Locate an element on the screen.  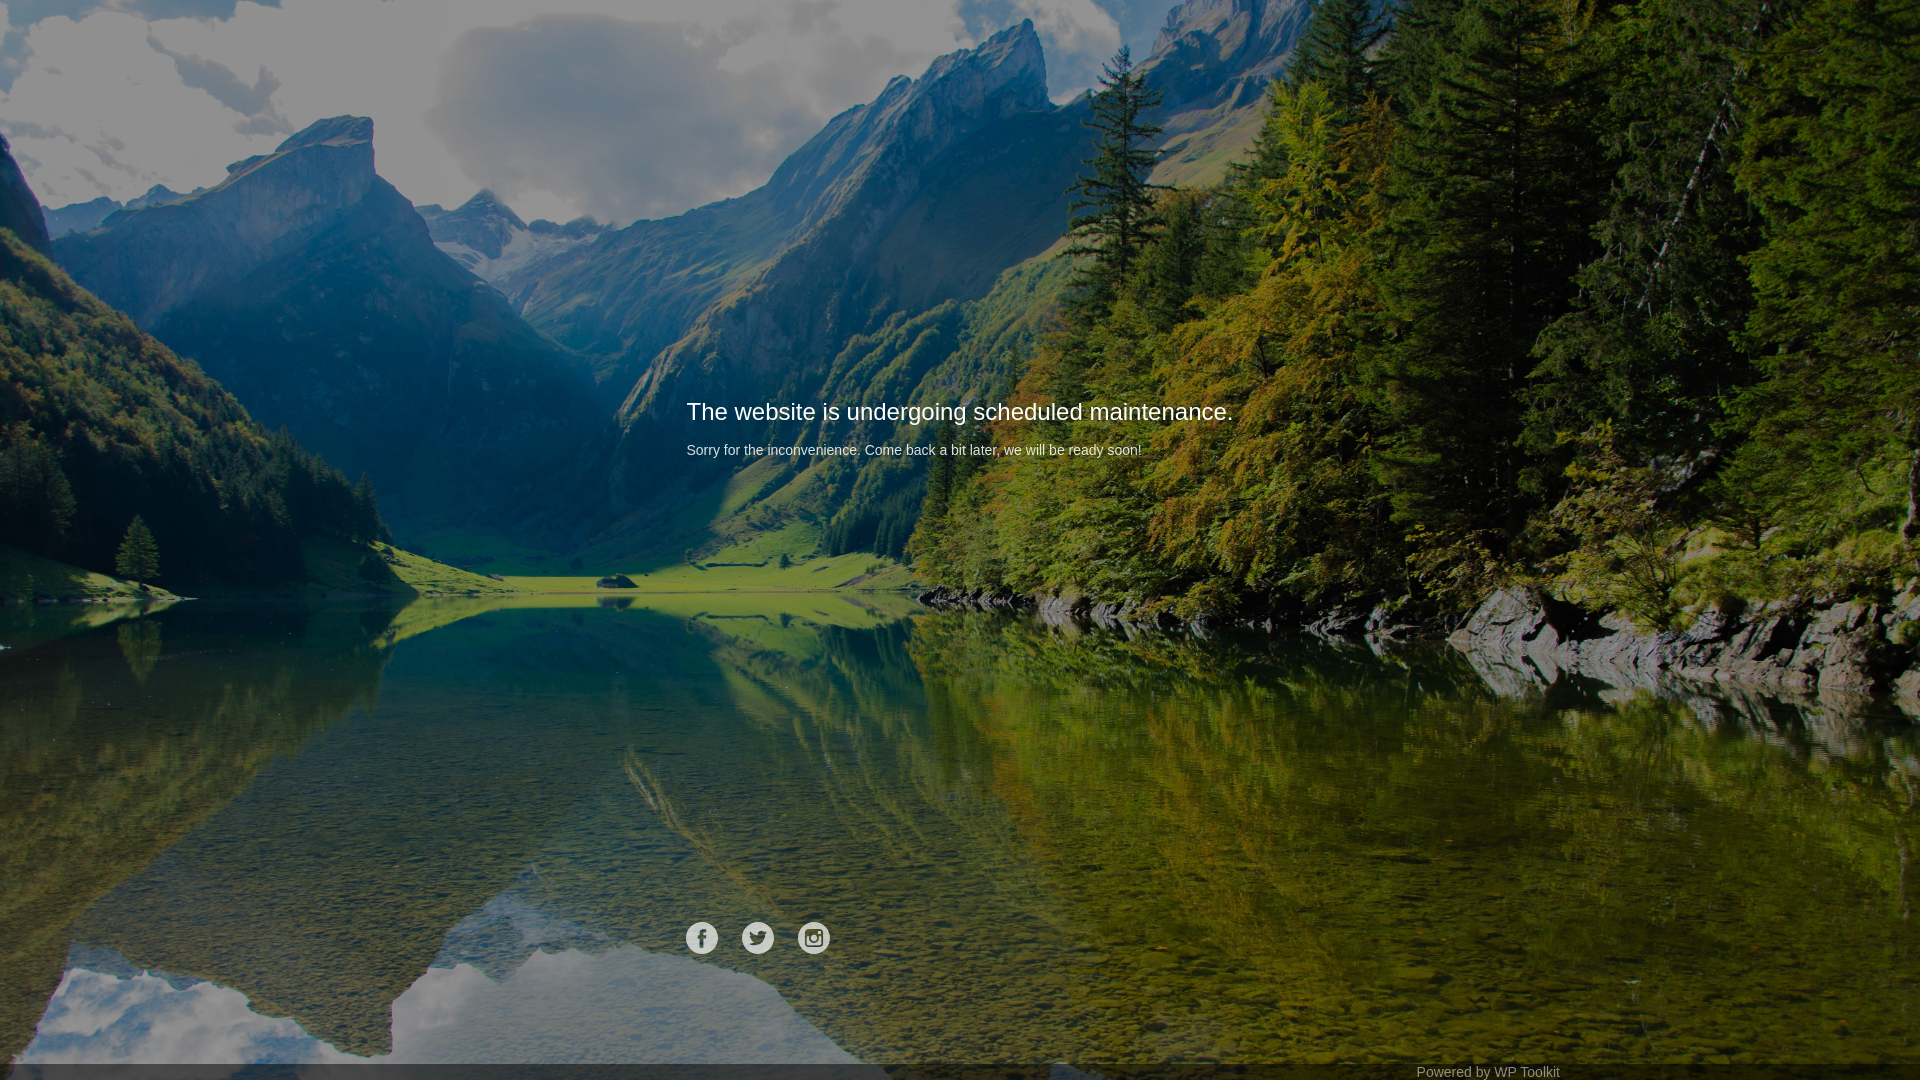
'Instagram' is located at coordinates (814, 937).